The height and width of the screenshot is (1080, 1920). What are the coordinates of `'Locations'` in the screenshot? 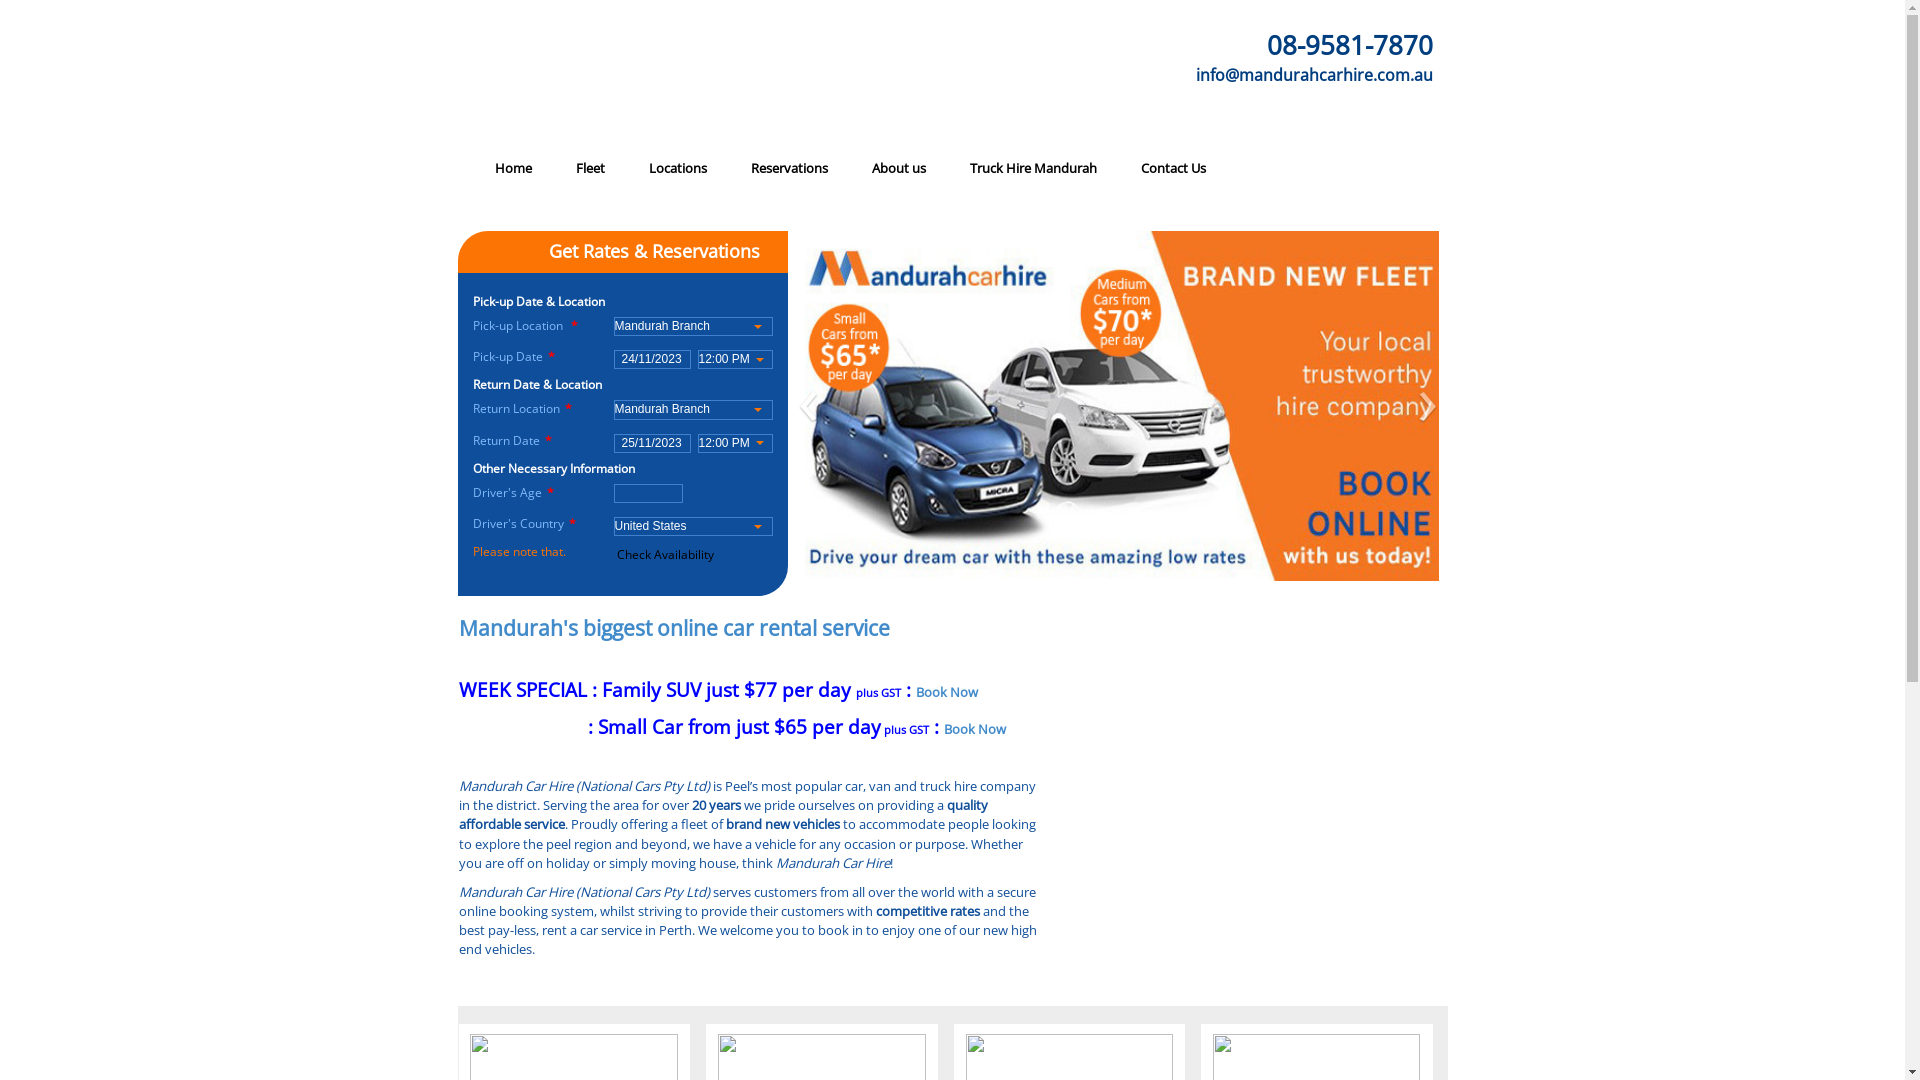 It's located at (624, 167).